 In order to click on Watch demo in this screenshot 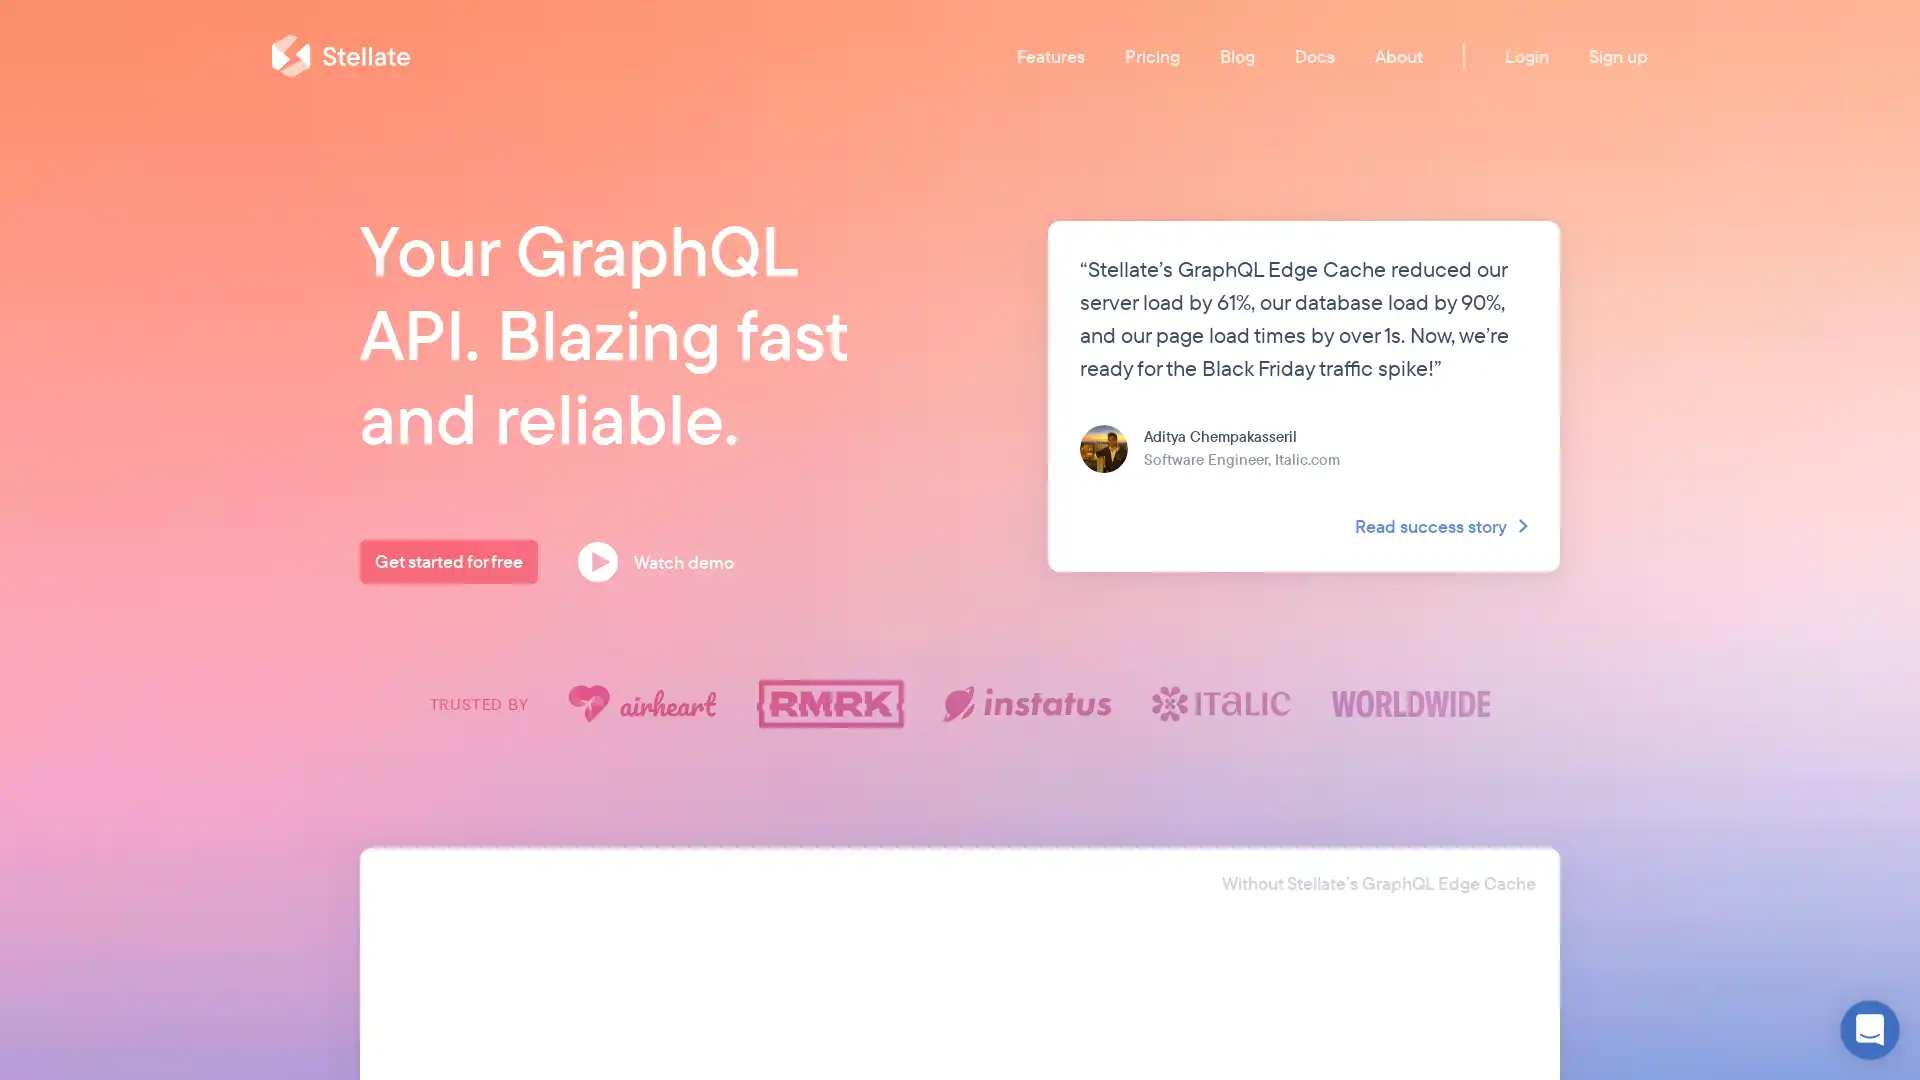, I will do `click(663, 562)`.